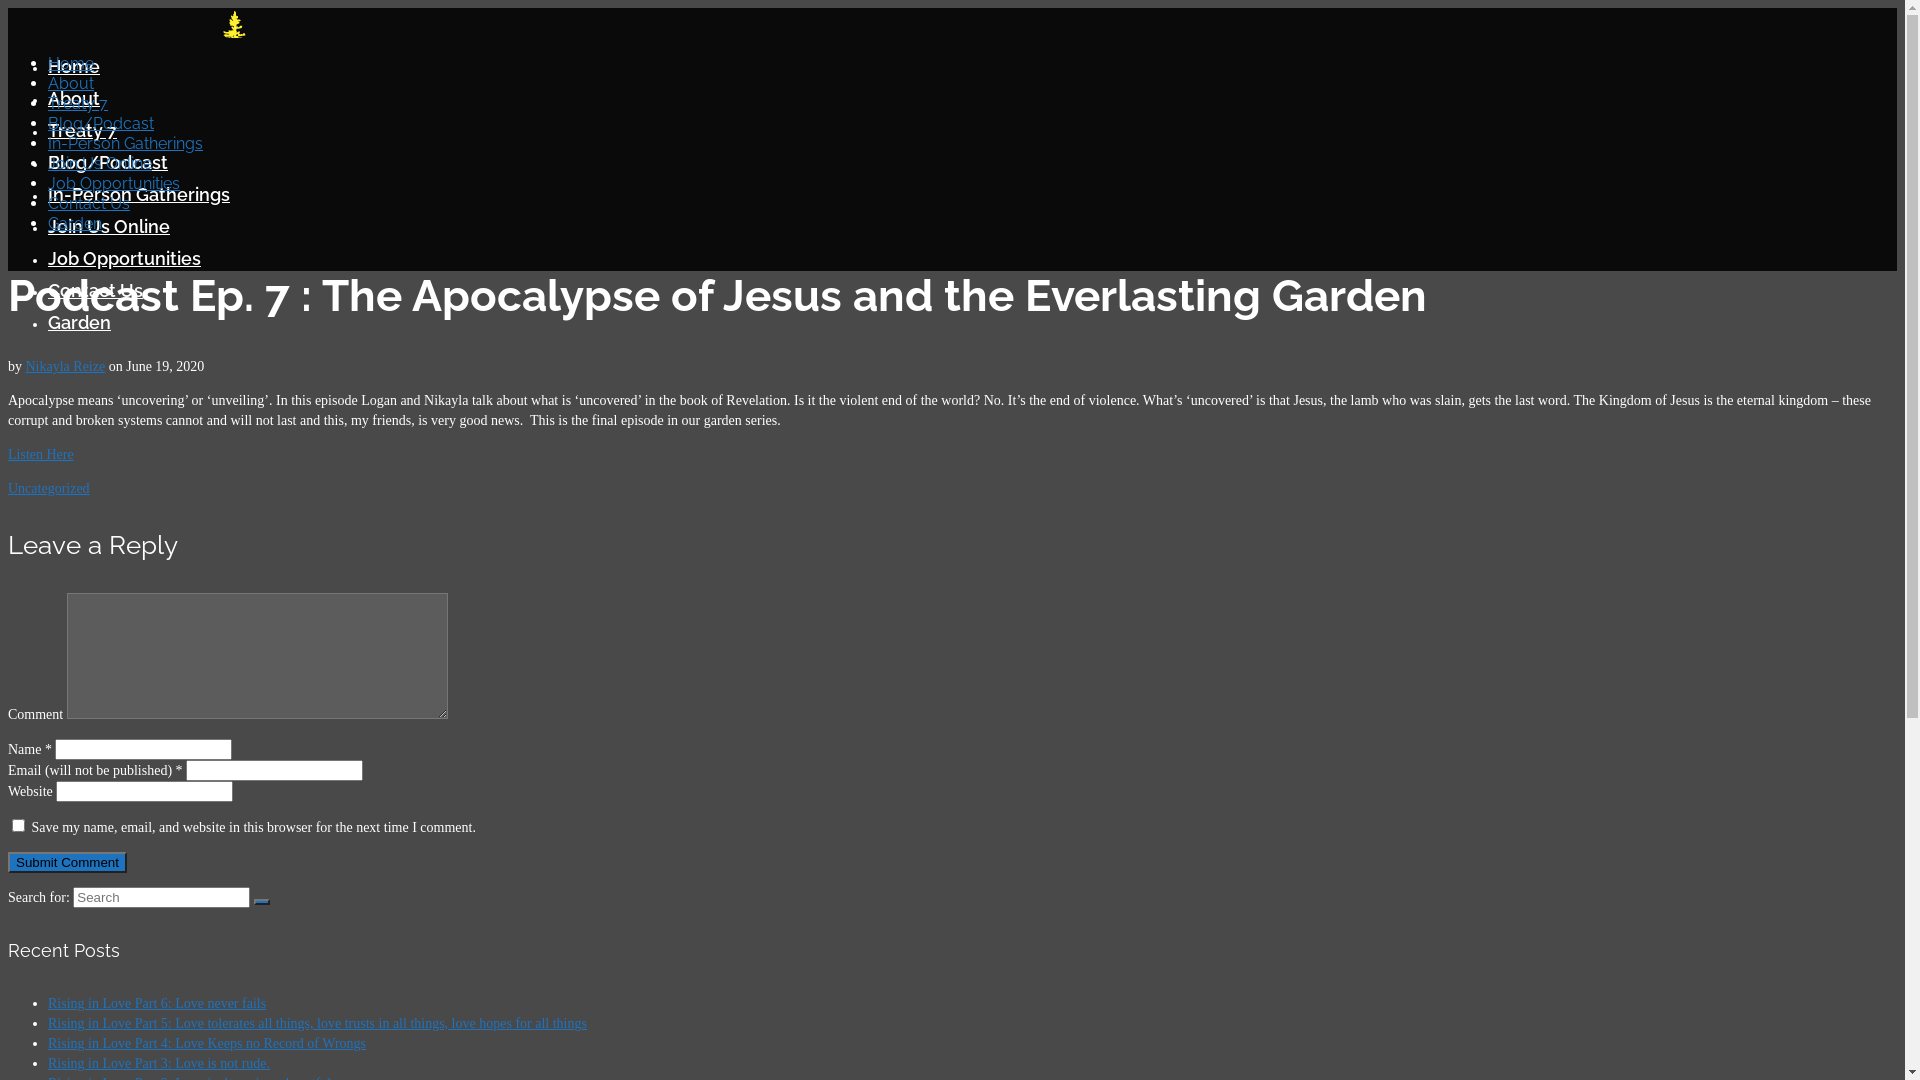 The image size is (1920, 1080). What do you see at coordinates (123, 257) in the screenshot?
I see `'Job Opportunities'` at bounding box center [123, 257].